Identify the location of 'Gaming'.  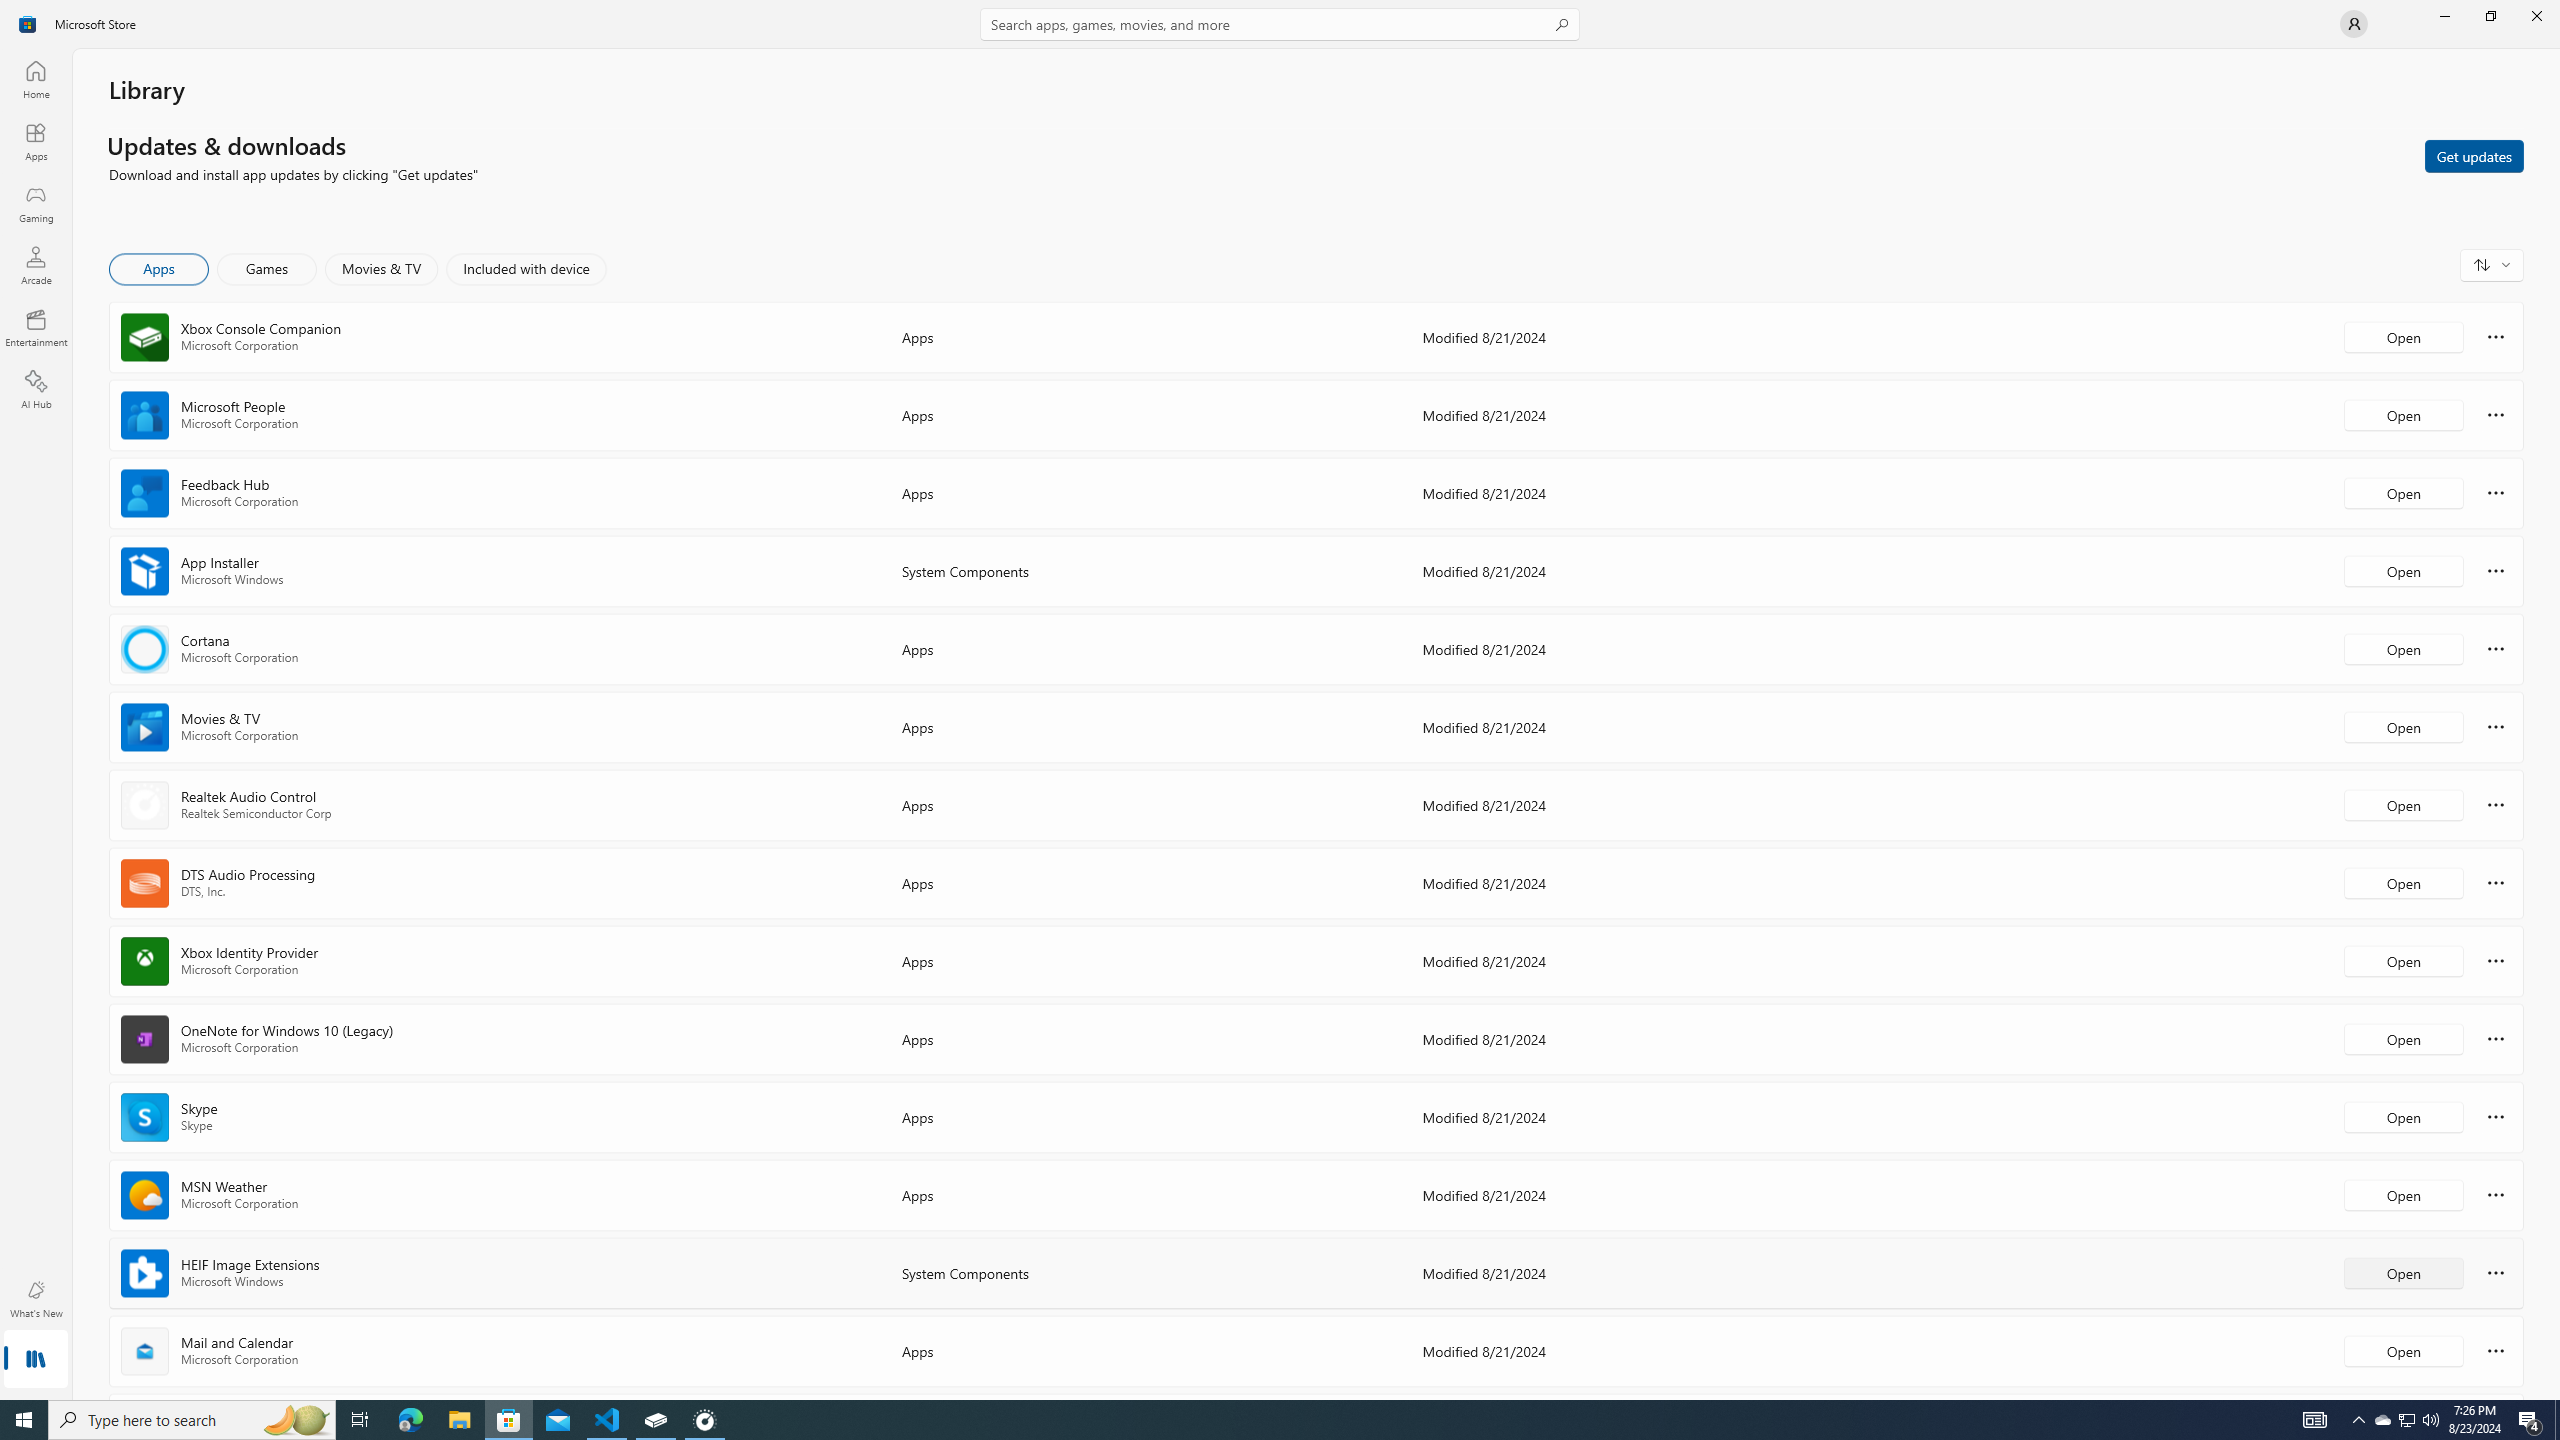
(34, 202).